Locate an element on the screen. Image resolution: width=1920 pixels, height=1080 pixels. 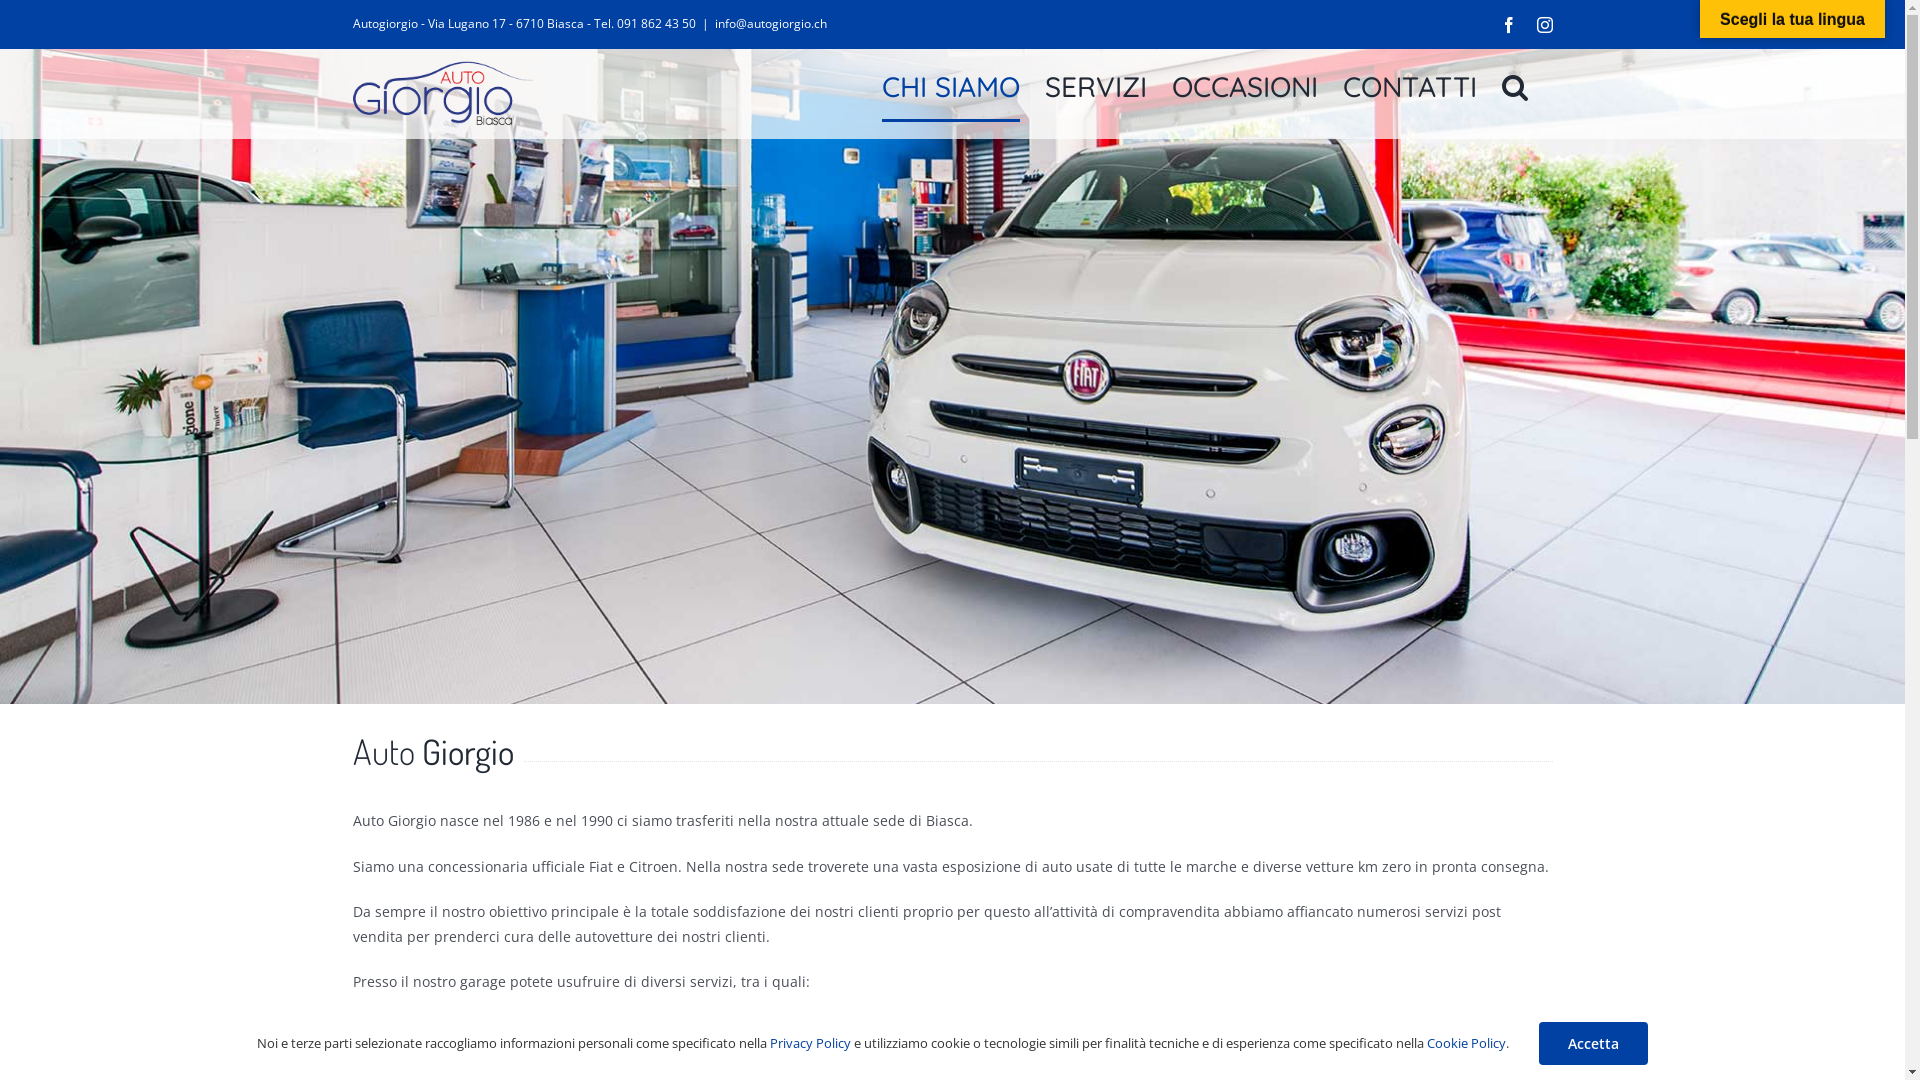
'Facebook' is located at coordinates (1499, 23).